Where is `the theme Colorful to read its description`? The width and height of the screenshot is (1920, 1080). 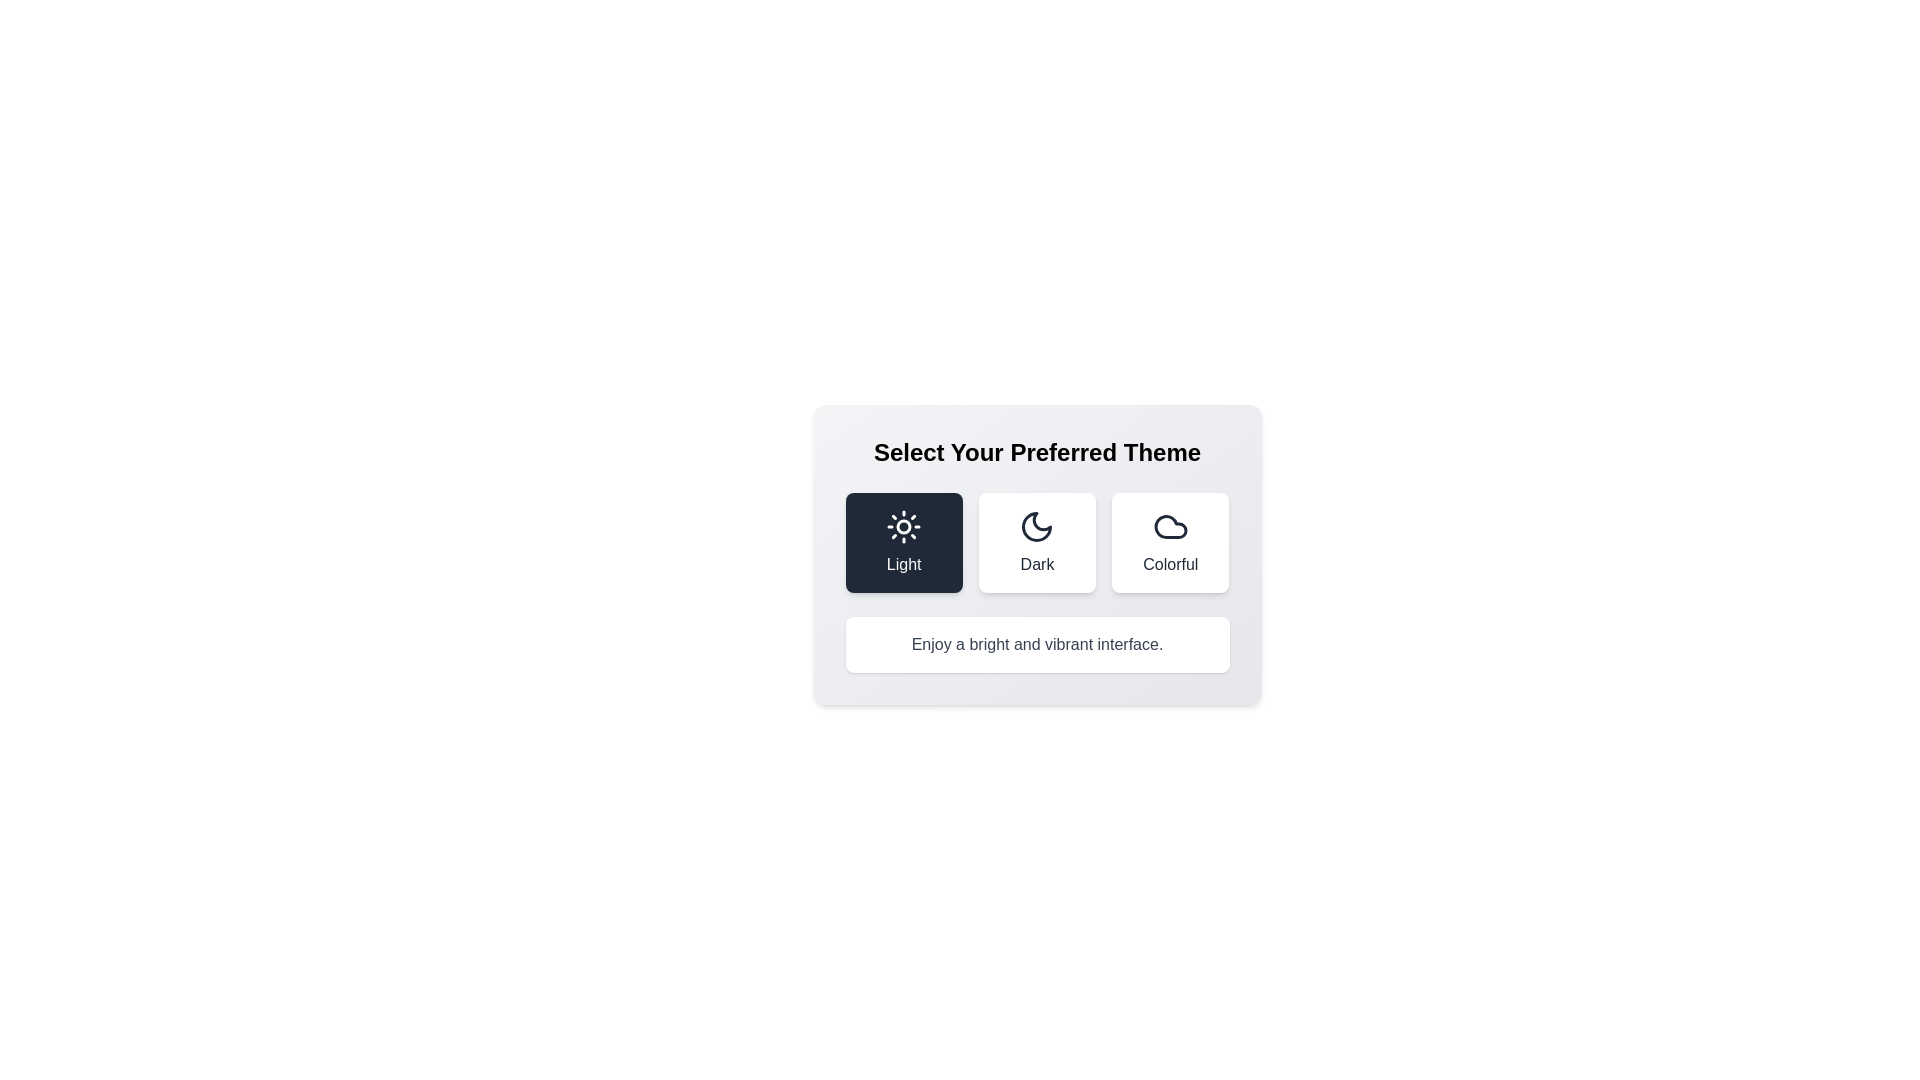
the theme Colorful to read its description is located at coordinates (1171, 543).